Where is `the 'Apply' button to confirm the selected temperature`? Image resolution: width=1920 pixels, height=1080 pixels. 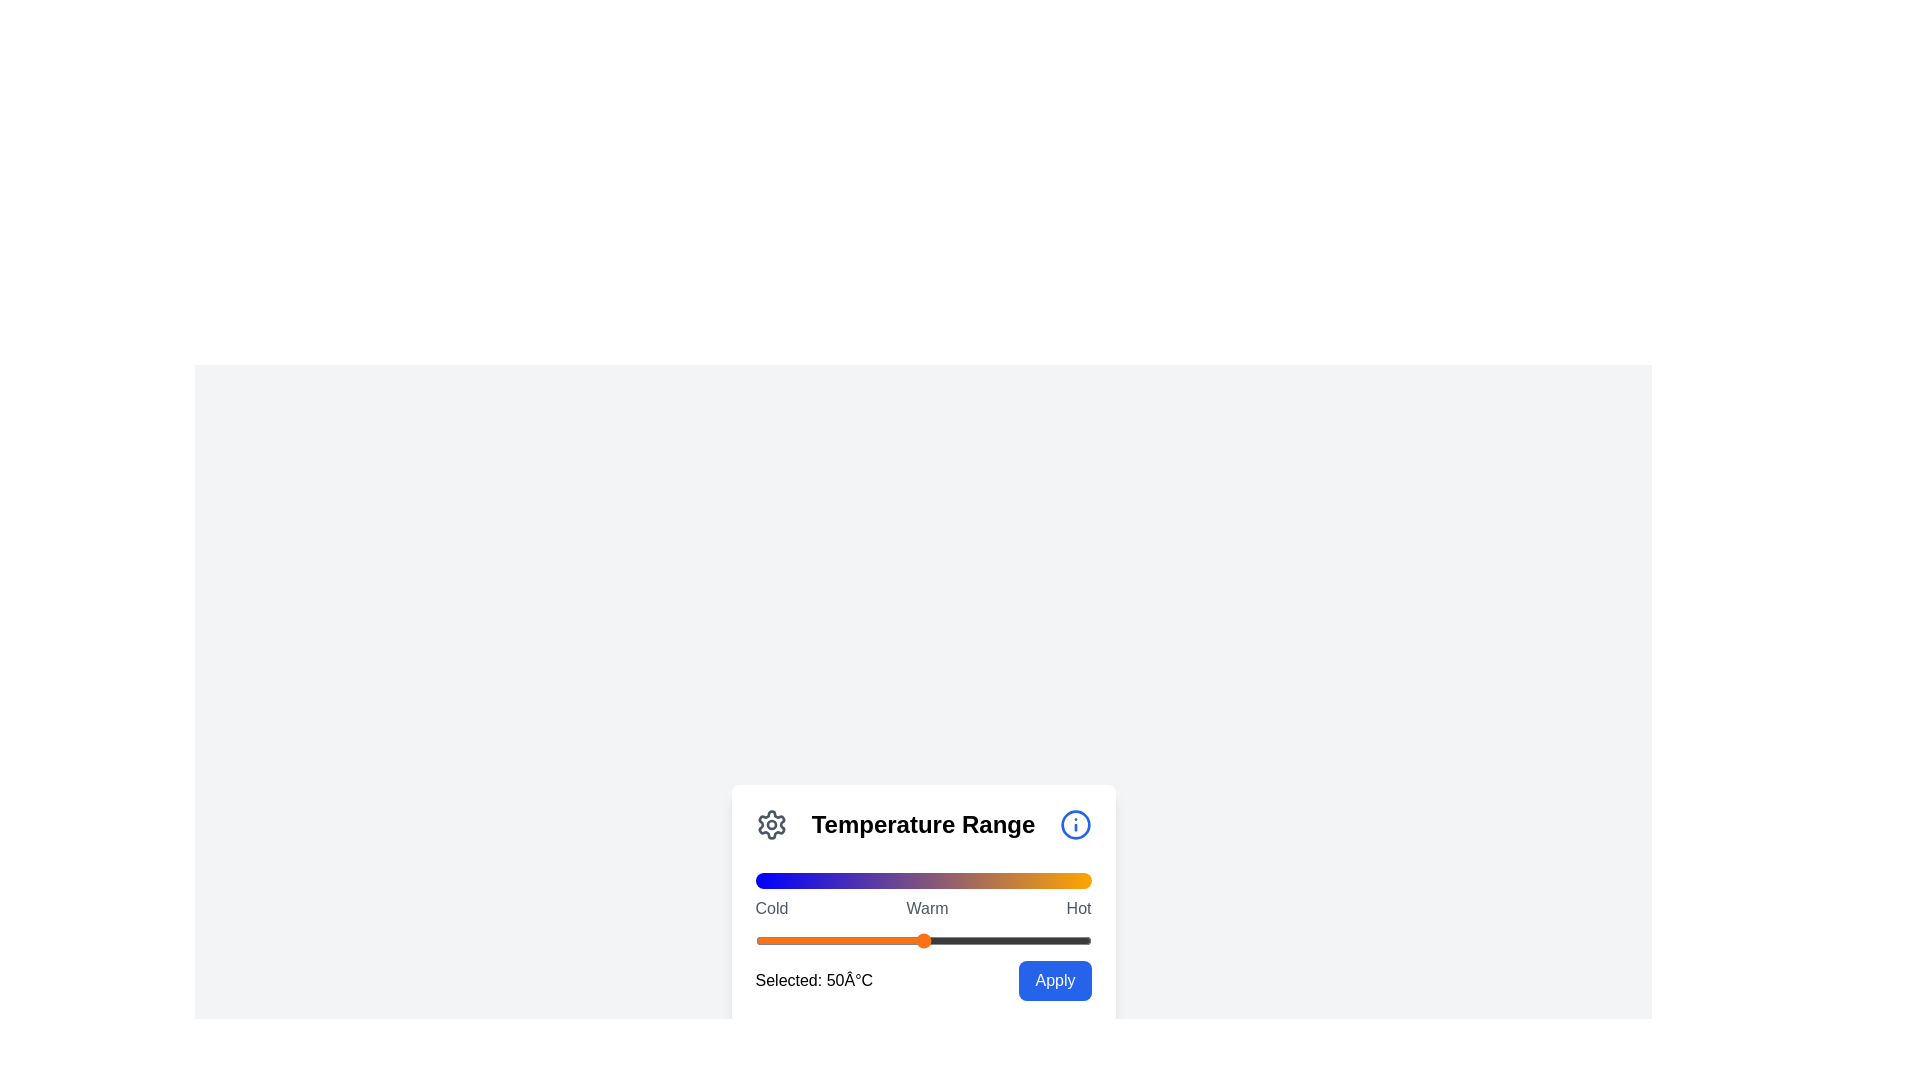 the 'Apply' button to confirm the selected temperature is located at coordinates (1054, 979).